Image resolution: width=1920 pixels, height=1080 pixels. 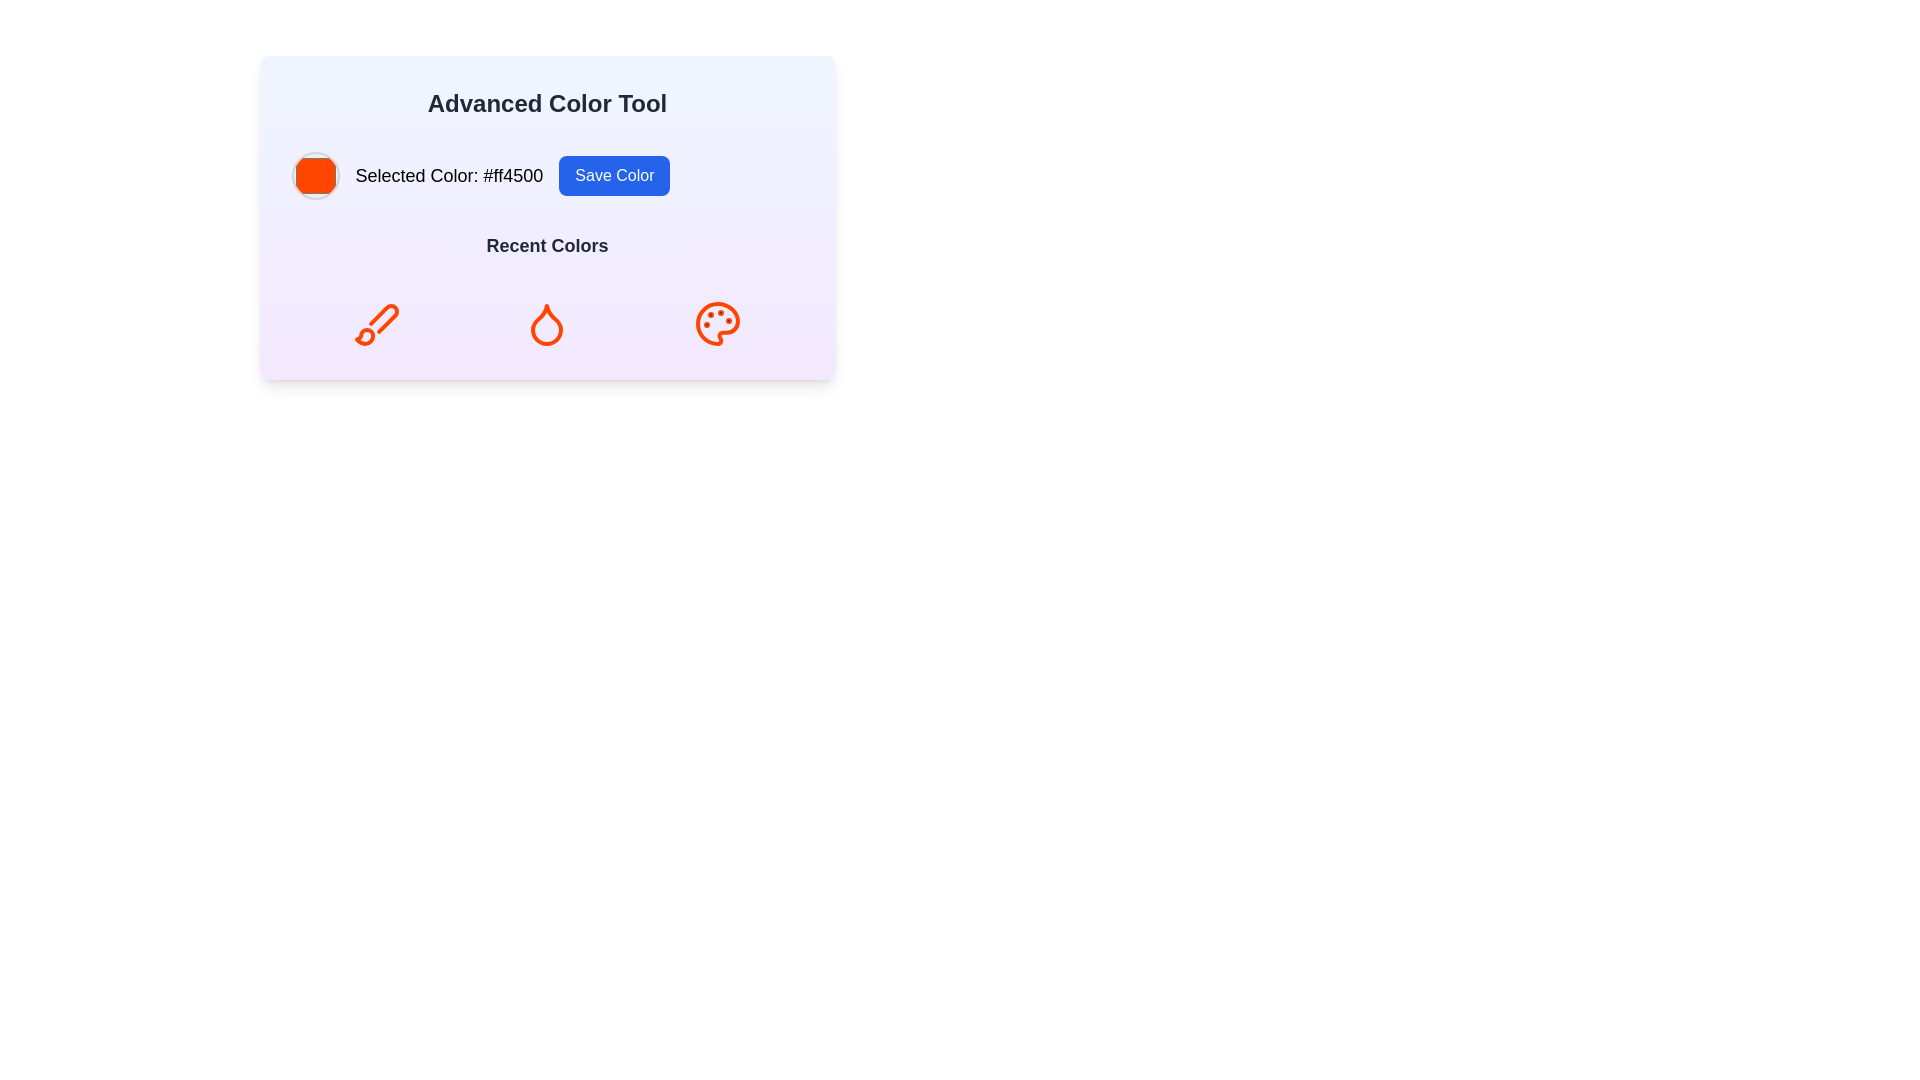 I want to click on the palette icon, which is the rightmost icon in the row of recent color tools under the 'Recent Colors' header, so click(x=718, y=323).